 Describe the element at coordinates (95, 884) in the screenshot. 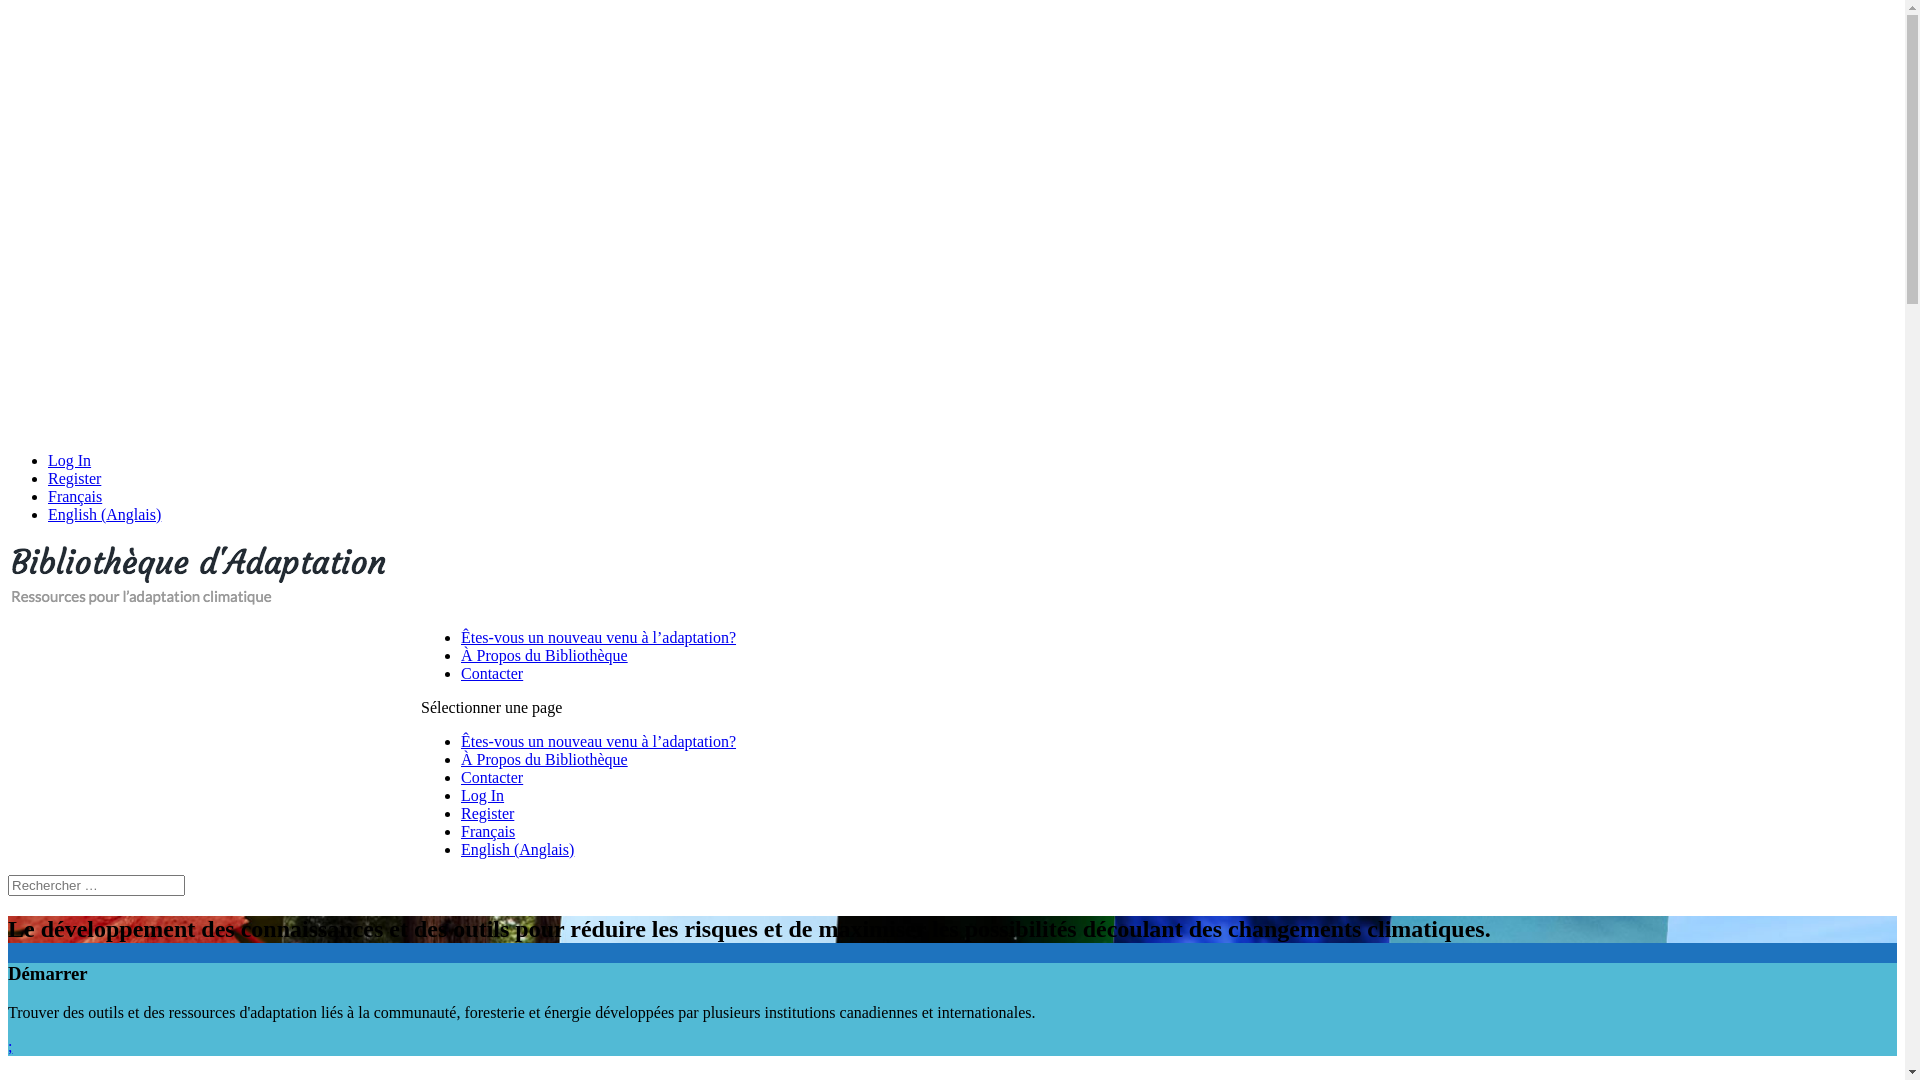

I see `'Rechercher:'` at that location.